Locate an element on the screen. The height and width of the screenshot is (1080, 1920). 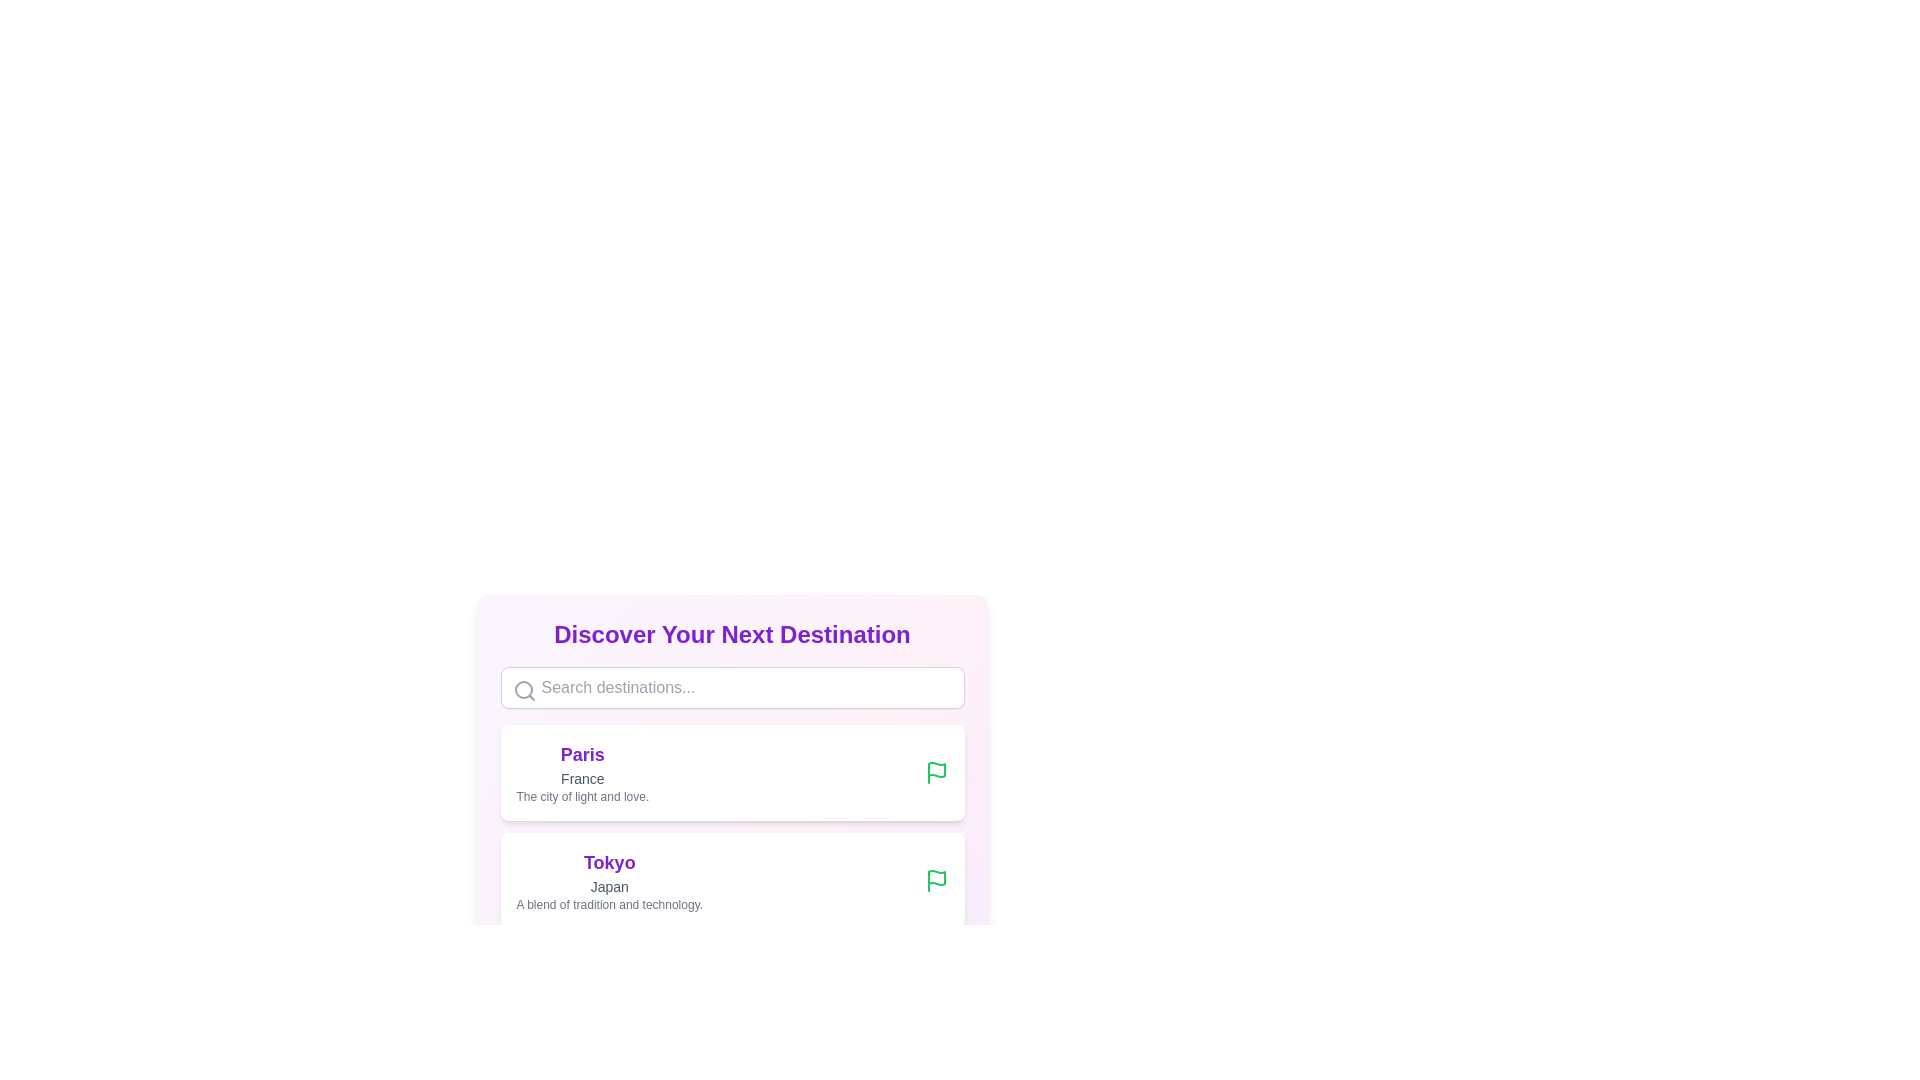
the magnifying glass icon located at the top-left corner of the search input field, which is visually to the left of the input labeled 'Search destinations...' is located at coordinates (524, 689).